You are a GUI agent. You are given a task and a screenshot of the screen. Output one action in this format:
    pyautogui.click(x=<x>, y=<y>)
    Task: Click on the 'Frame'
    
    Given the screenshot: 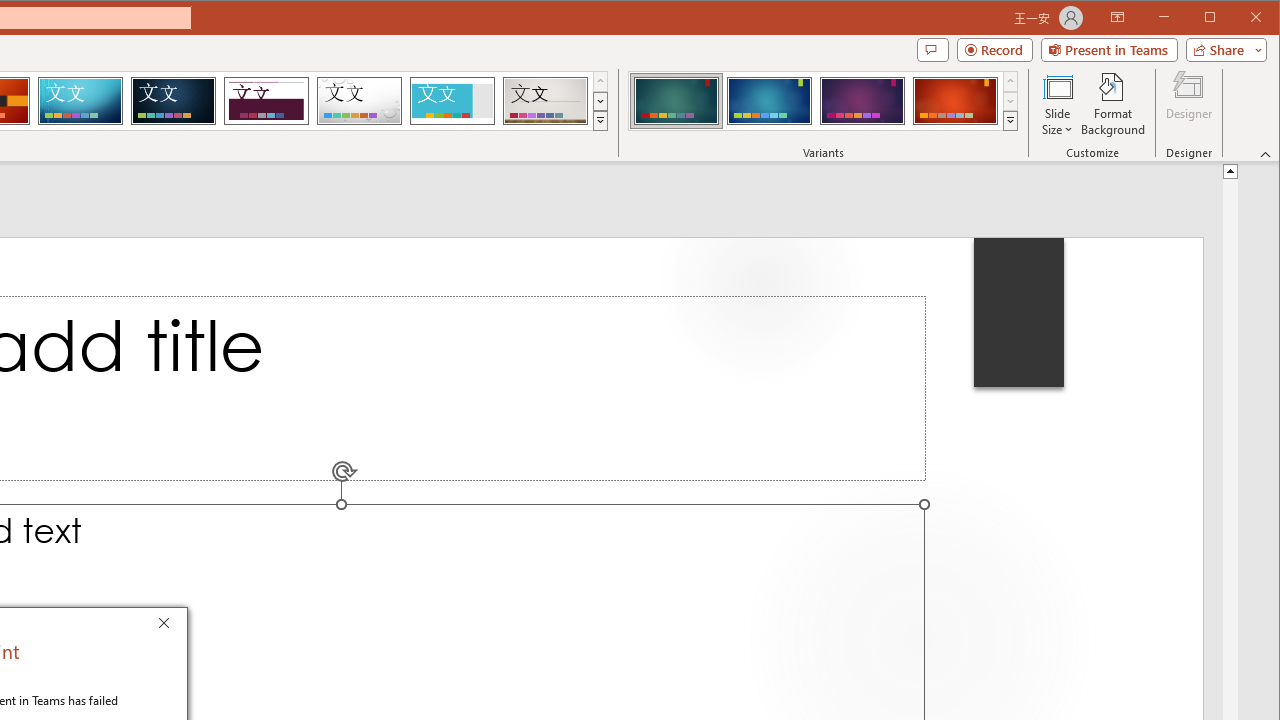 What is the action you would take?
    pyautogui.click(x=451, y=100)
    